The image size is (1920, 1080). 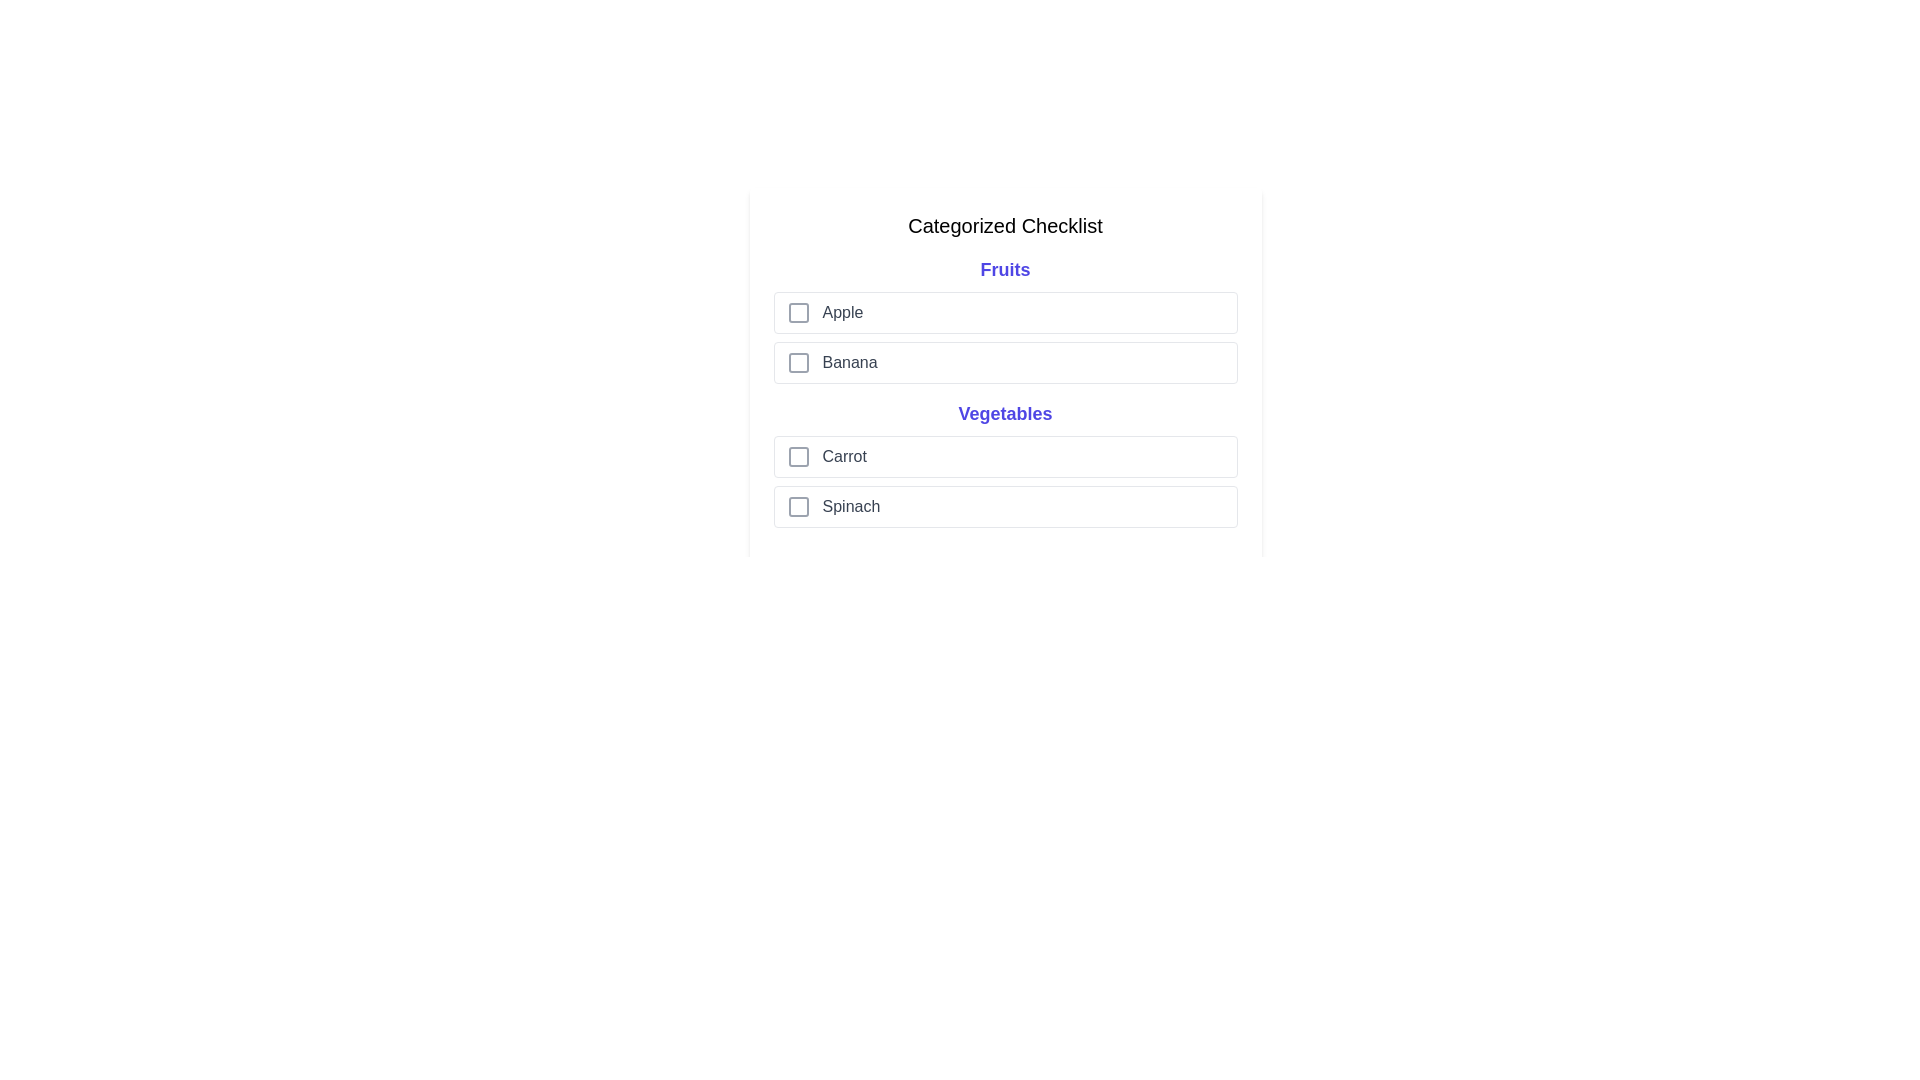 What do you see at coordinates (797, 362) in the screenshot?
I see `the small square-shaped icon with rounded corners adjacent to the text label 'Banana' in the checklist under the 'Fruits' category` at bounding box center [797, 362].